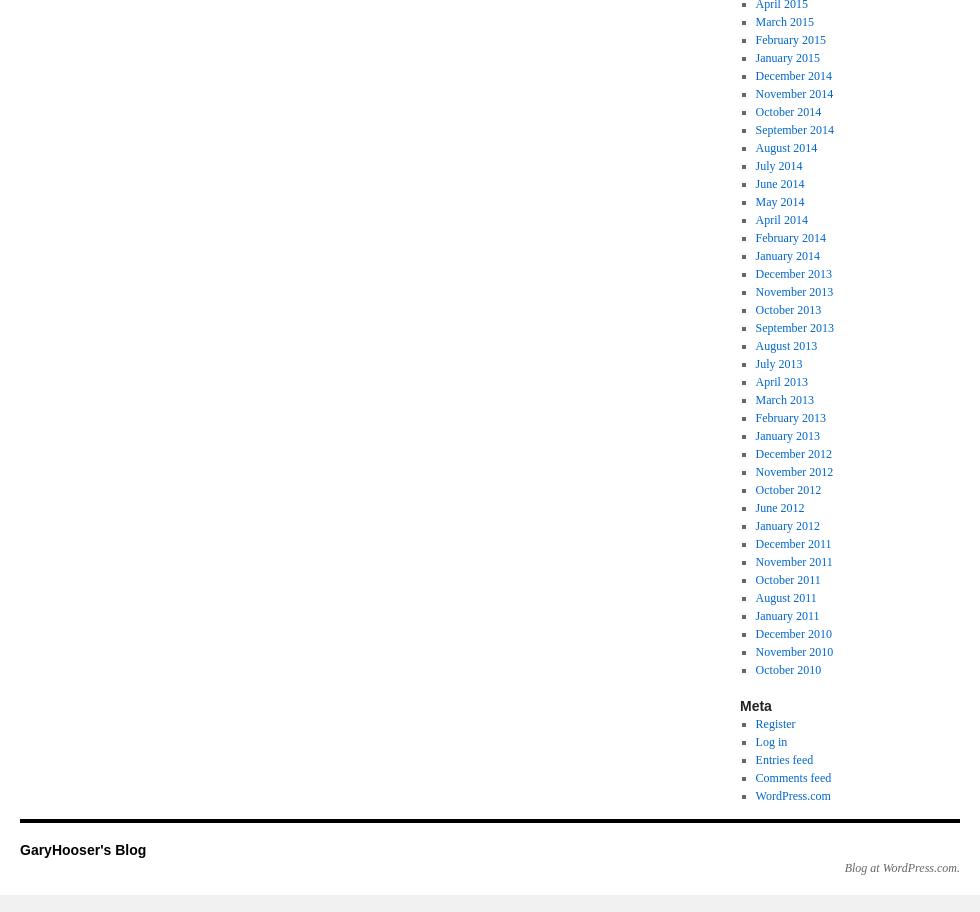 The height and width of the screenshot is (912, 980). I want to click on 'April 2013', so click(780, 381).